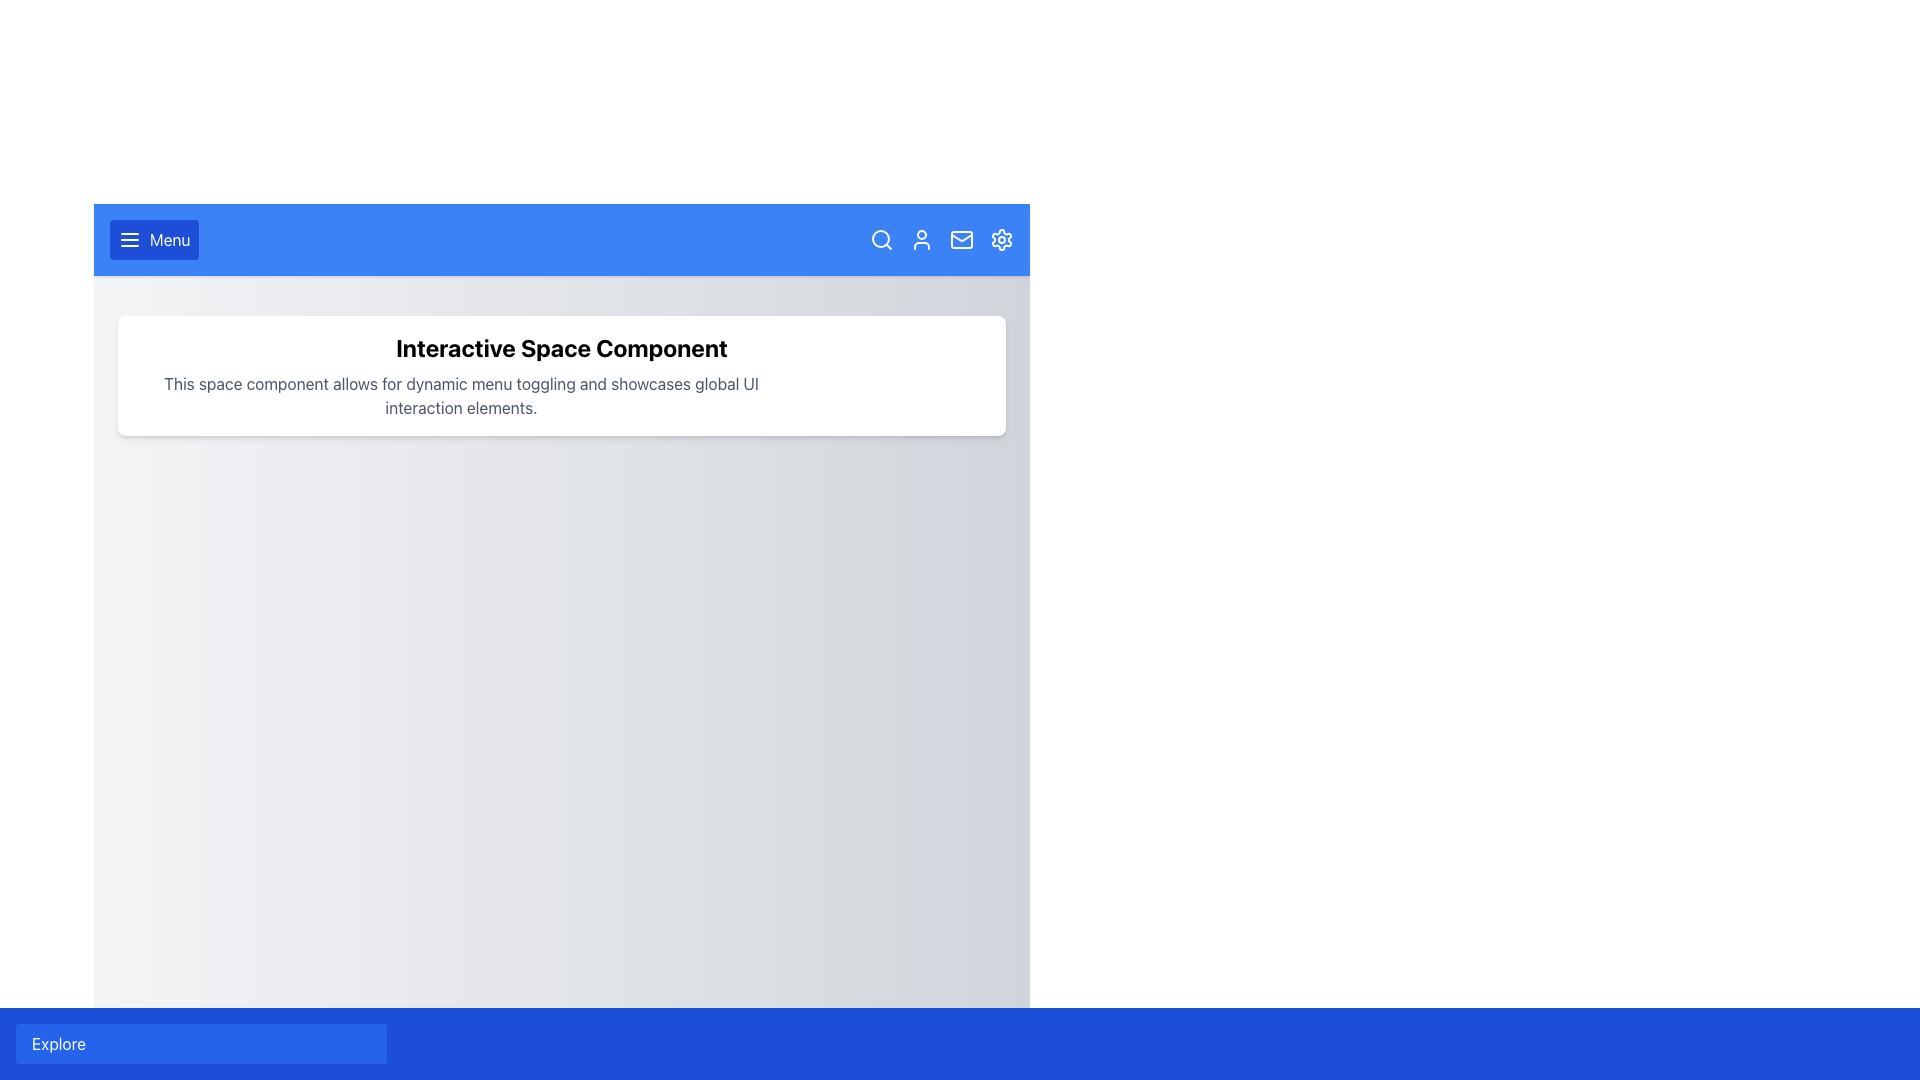 Image resolution: width=1920 pixels, height=1080 pixels. Describe the element at coordinates (920, 238) in the screenshot. I see `the user profile button located at the top-right corner of the interface, positioned between the search icon and the notification/settings icons` at that location.